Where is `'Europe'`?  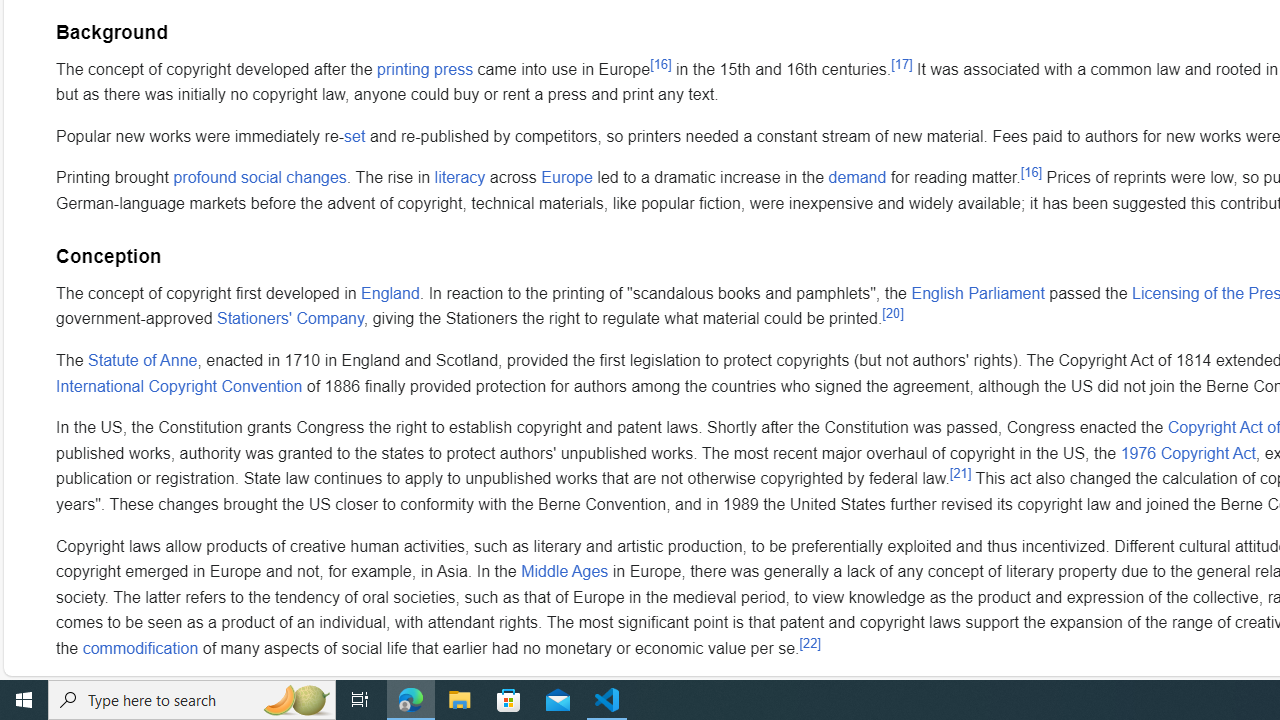 'Europe' is located at coordinates (566, 177).